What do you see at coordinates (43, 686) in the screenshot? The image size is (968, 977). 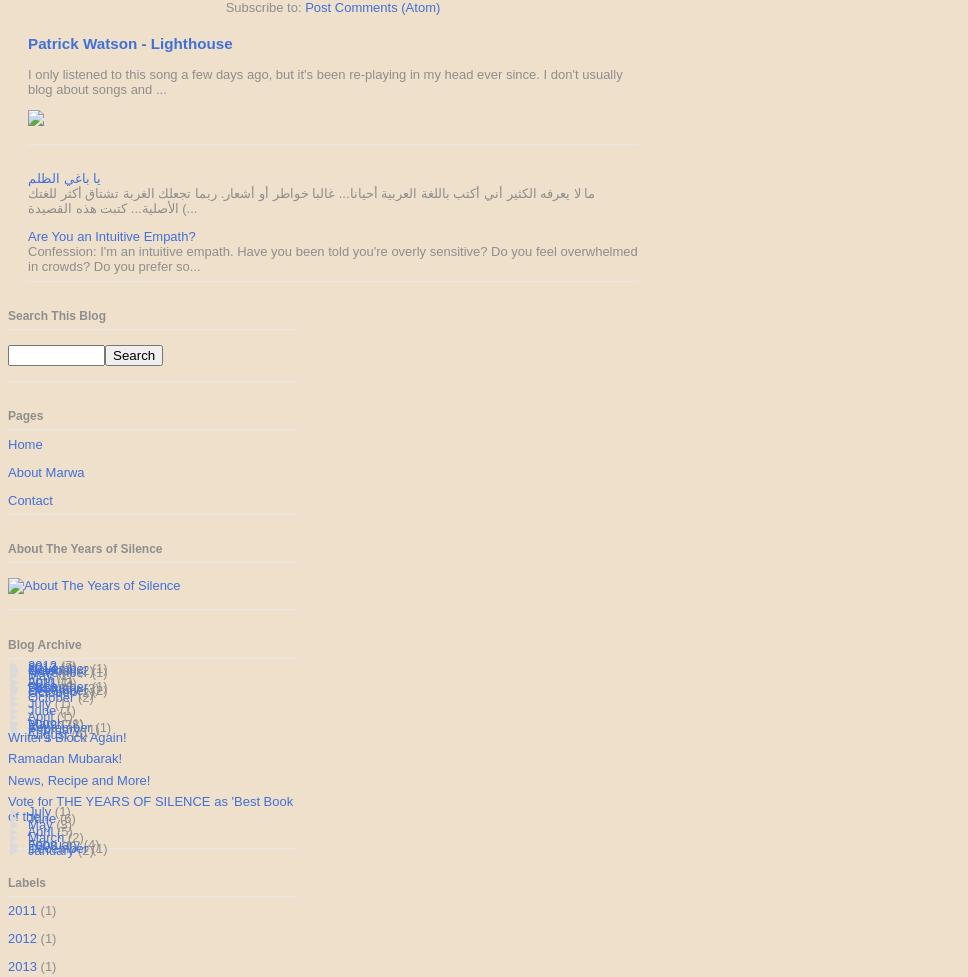 I see `'2010'` at bounding box center [43, 686].